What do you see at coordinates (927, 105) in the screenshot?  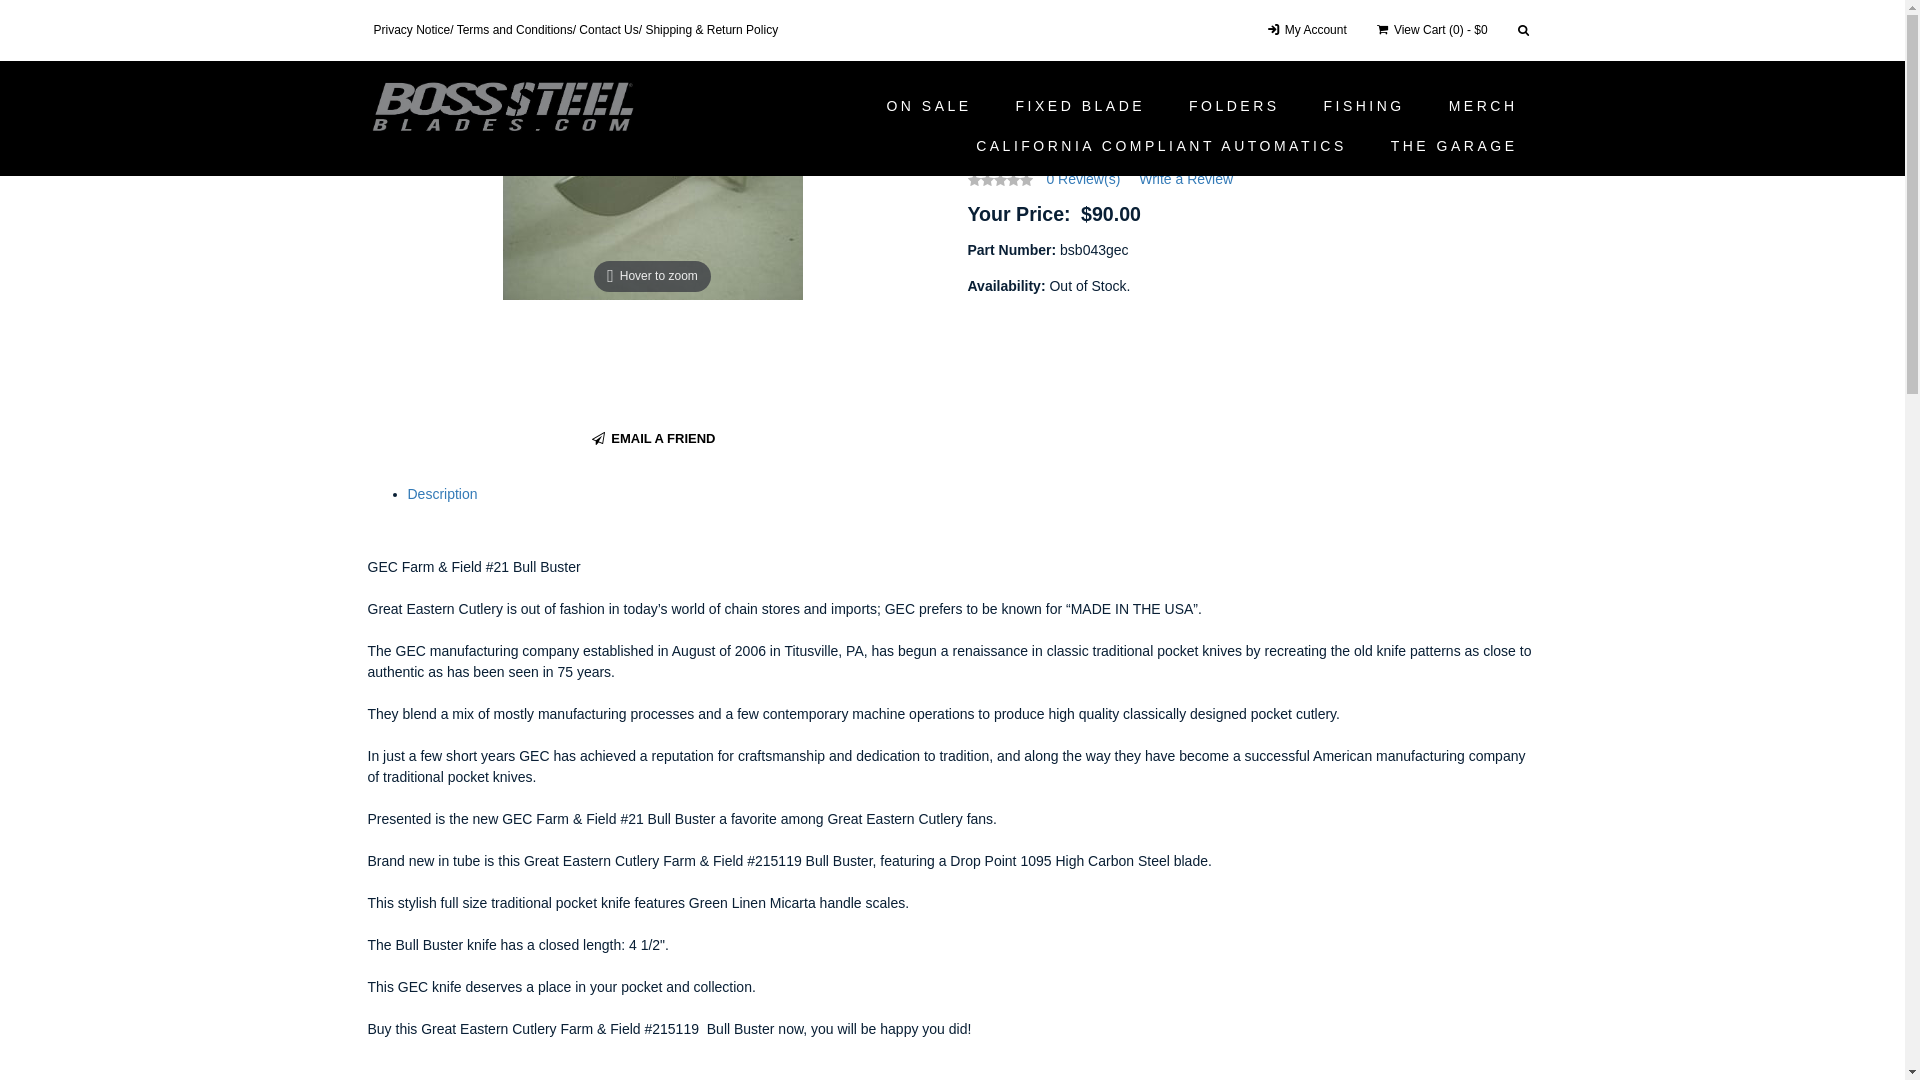 I see `'ON SALE'` at bounding box center [927, 105].